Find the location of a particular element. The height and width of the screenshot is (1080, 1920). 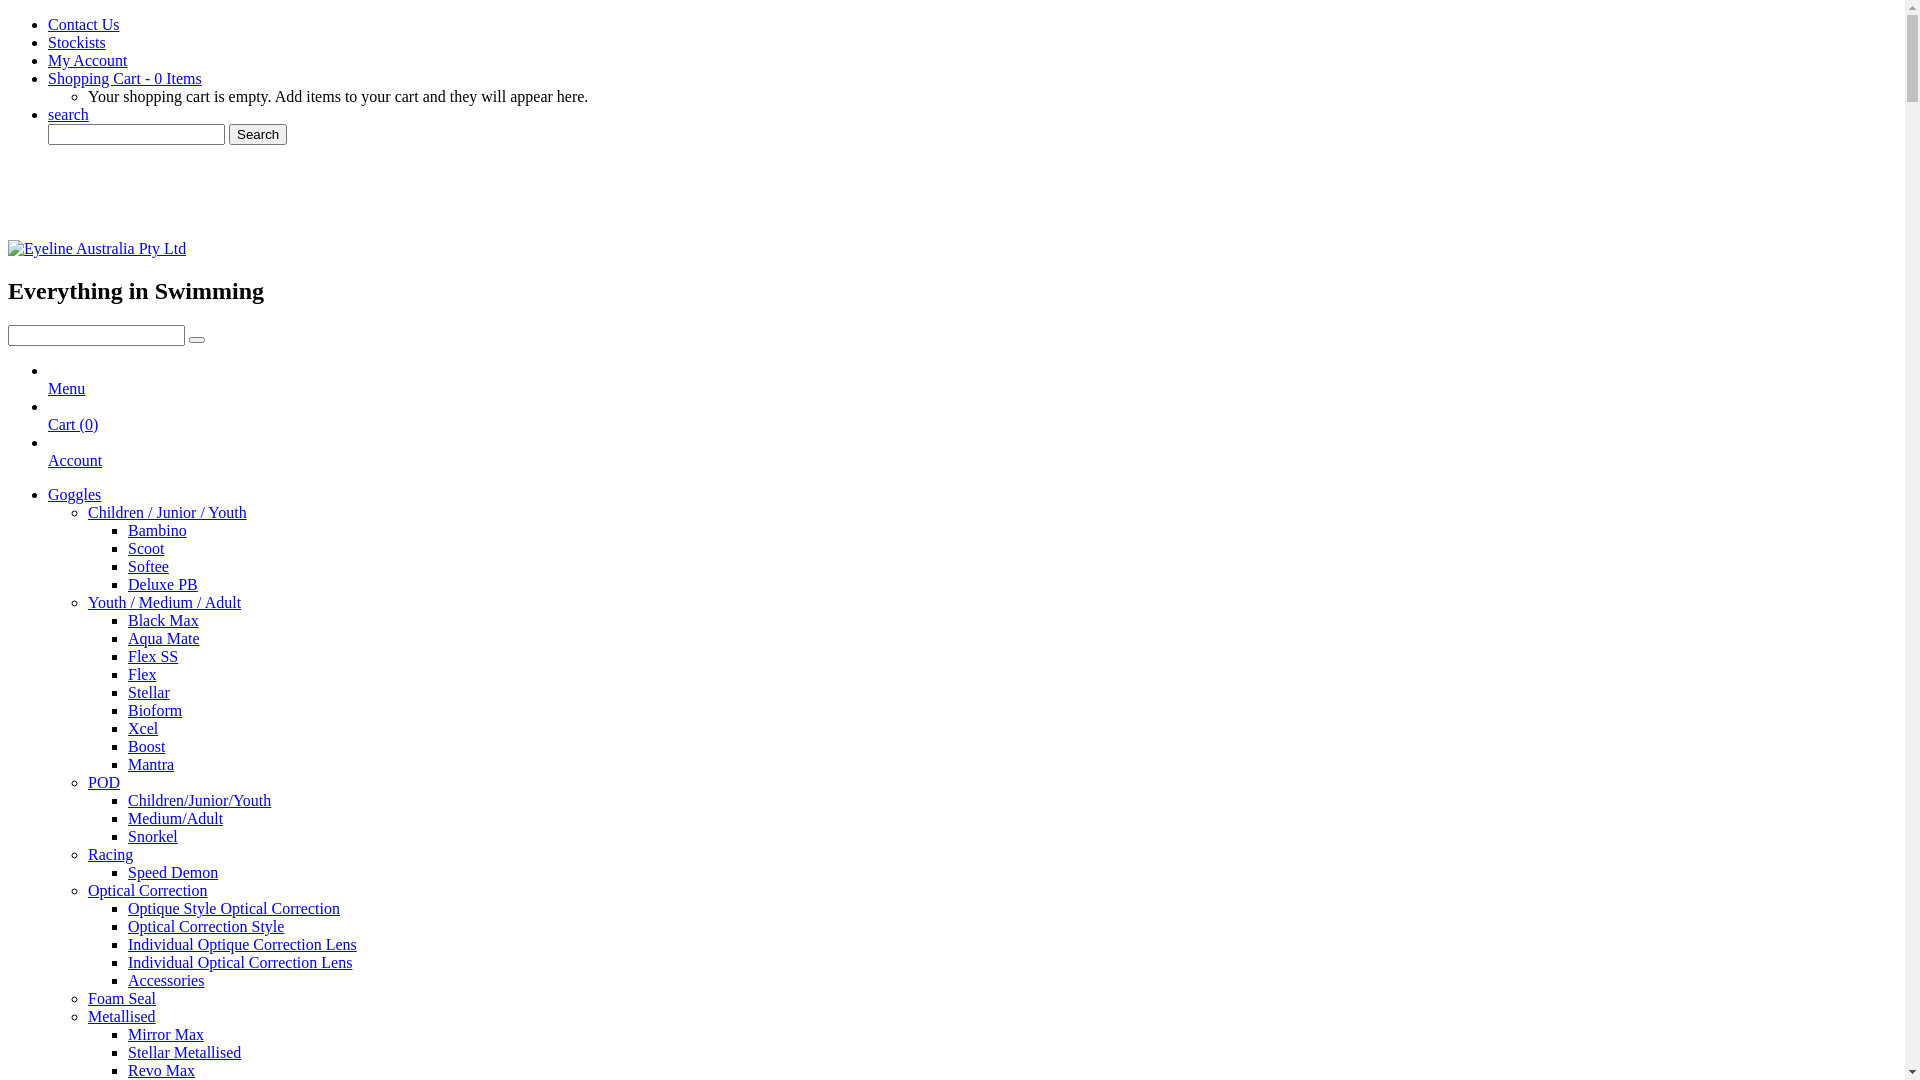

'Metallised' is located at coordinates (120, 1016).